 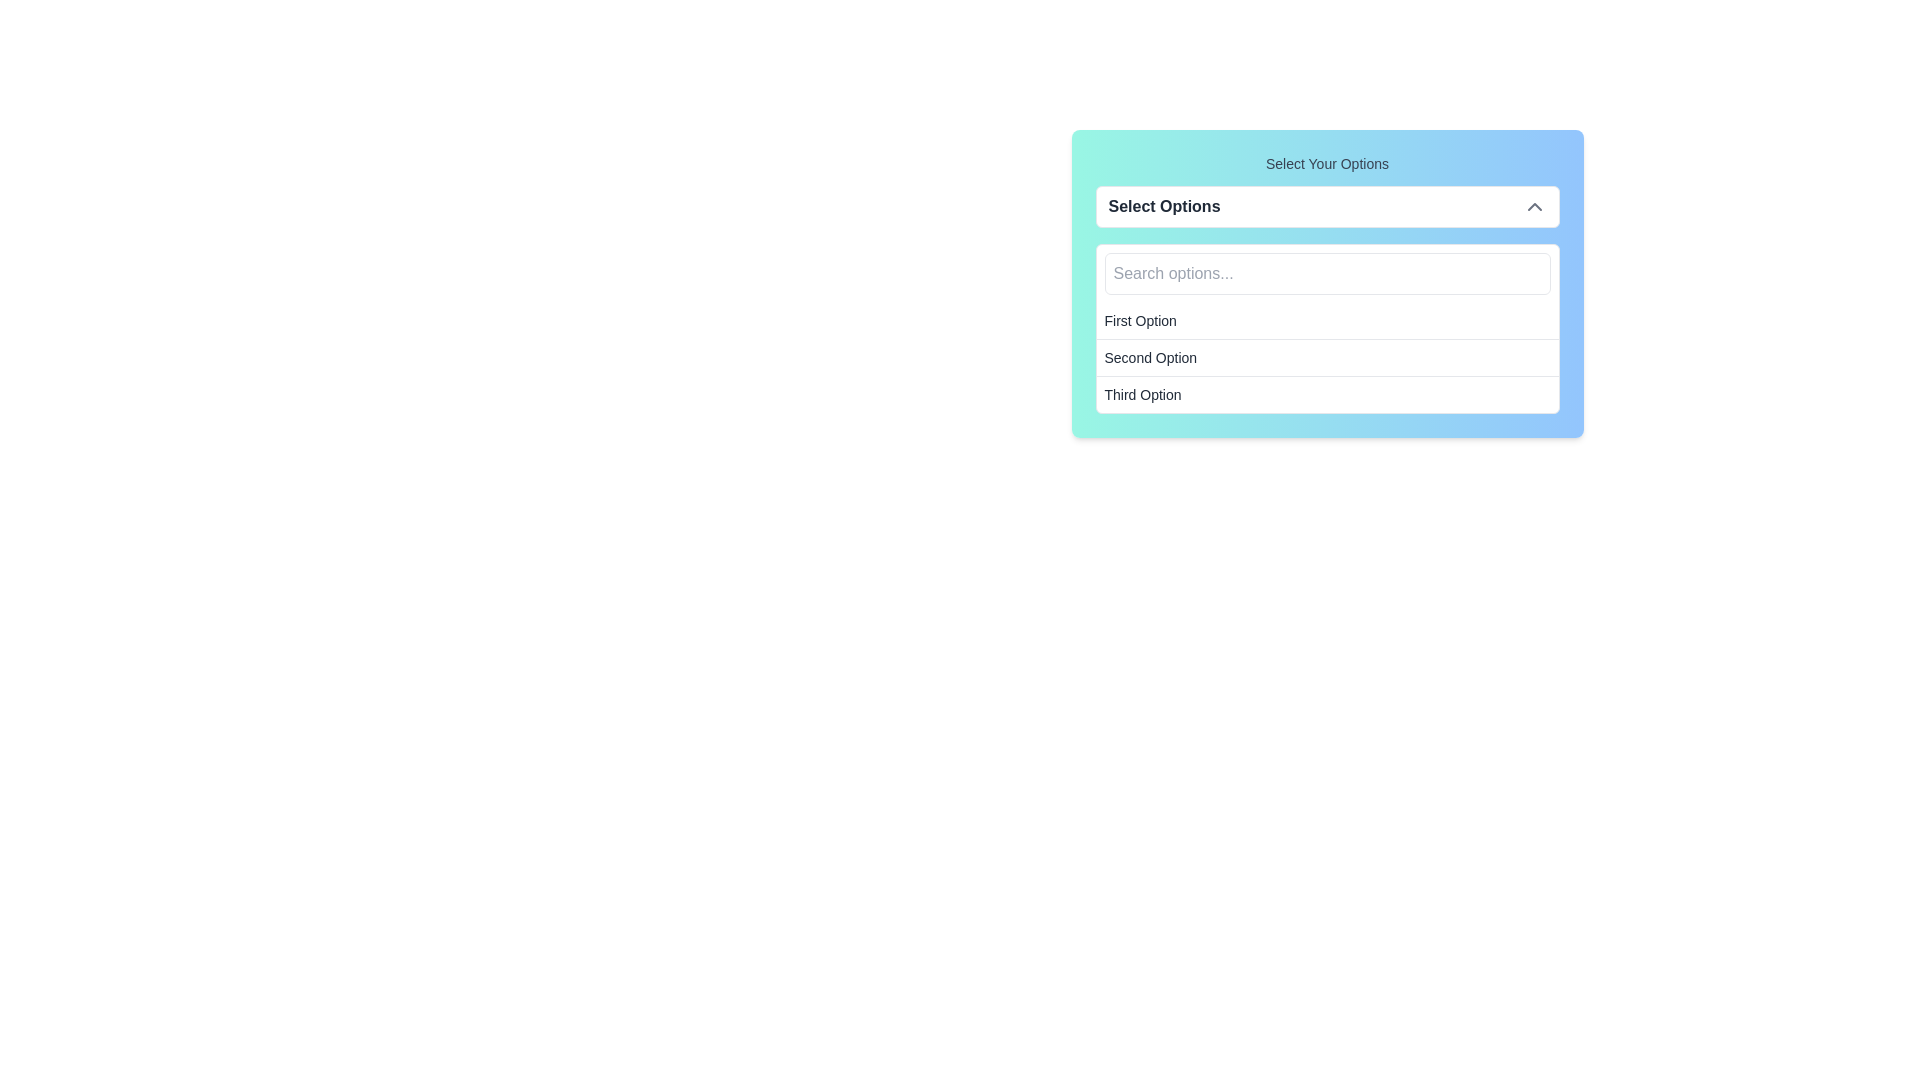 I want to click on text label displaying 'First Option', which is styled in dark gray and located at the top of a dropdown menu, so click(x=1140, y=319).